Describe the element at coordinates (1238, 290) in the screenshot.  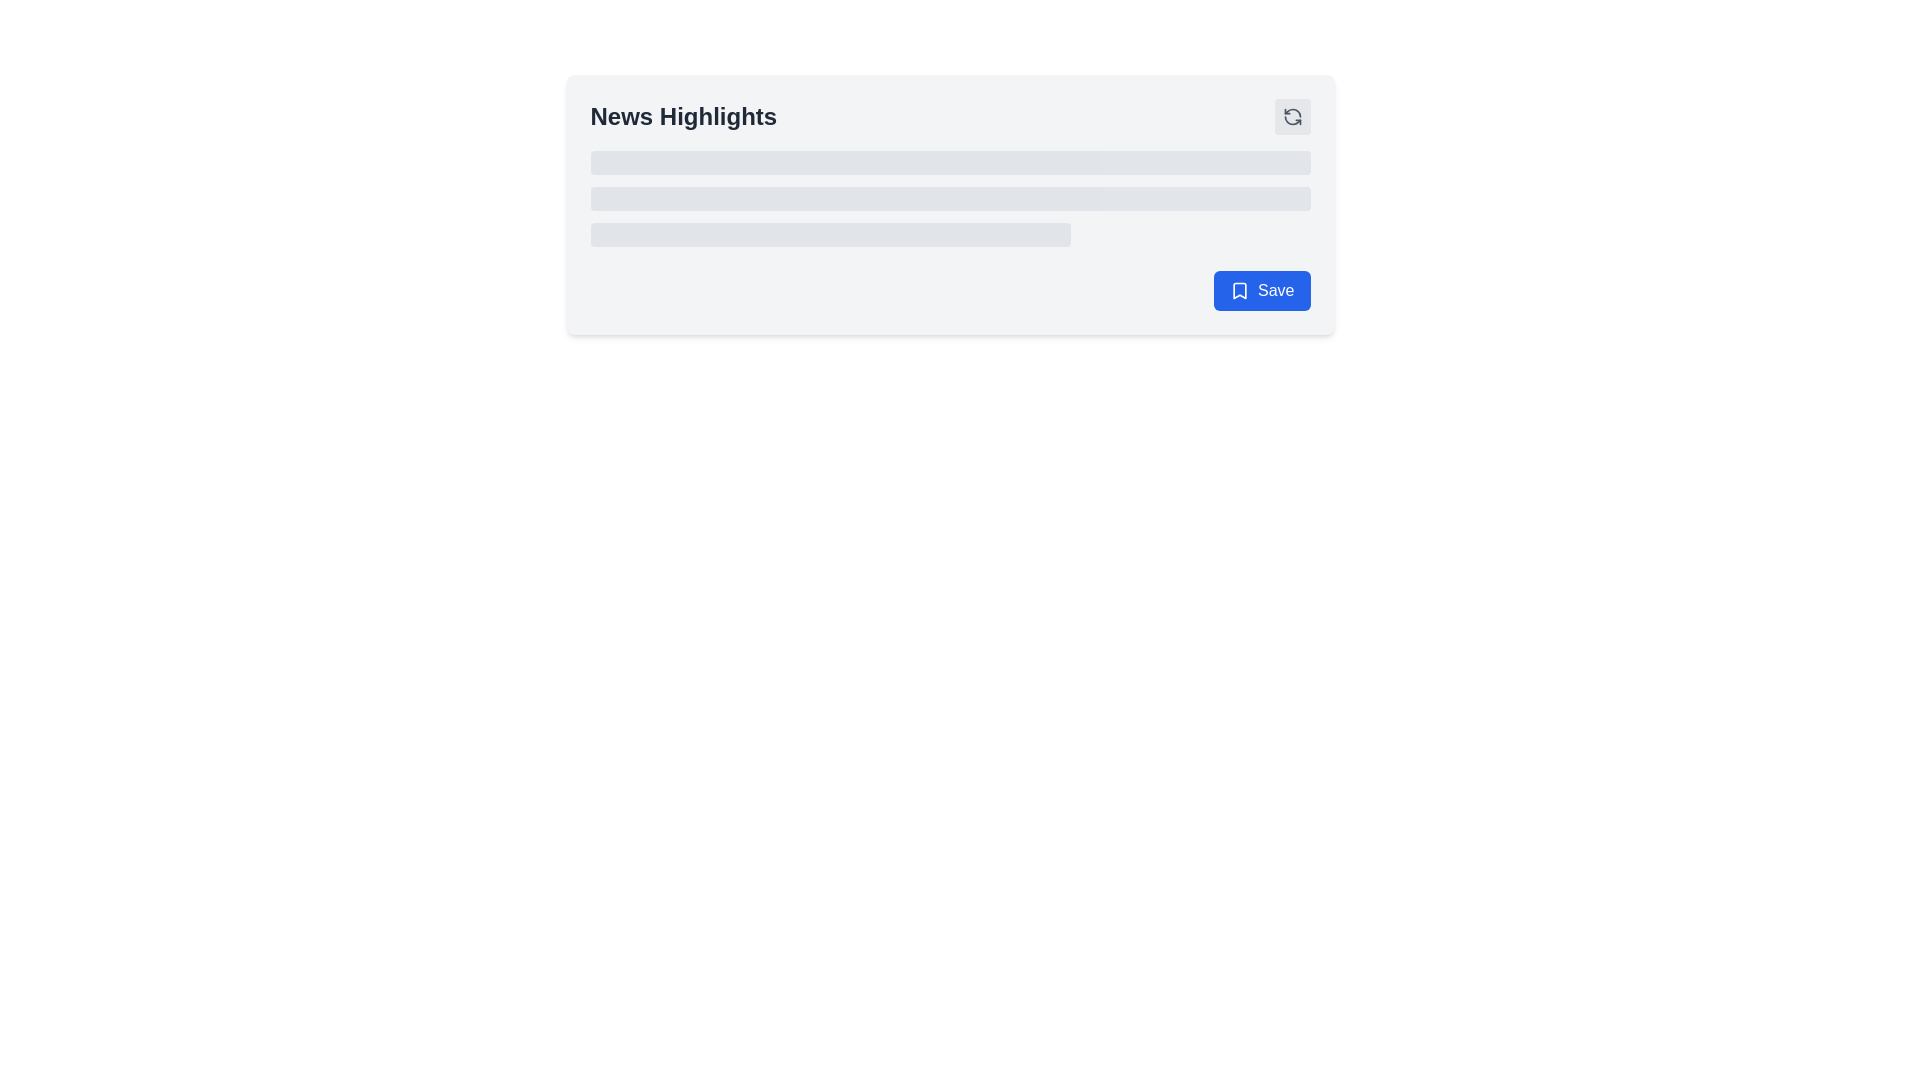
I see `the bookmark icon located to the left of the 'Save' text` at that location.